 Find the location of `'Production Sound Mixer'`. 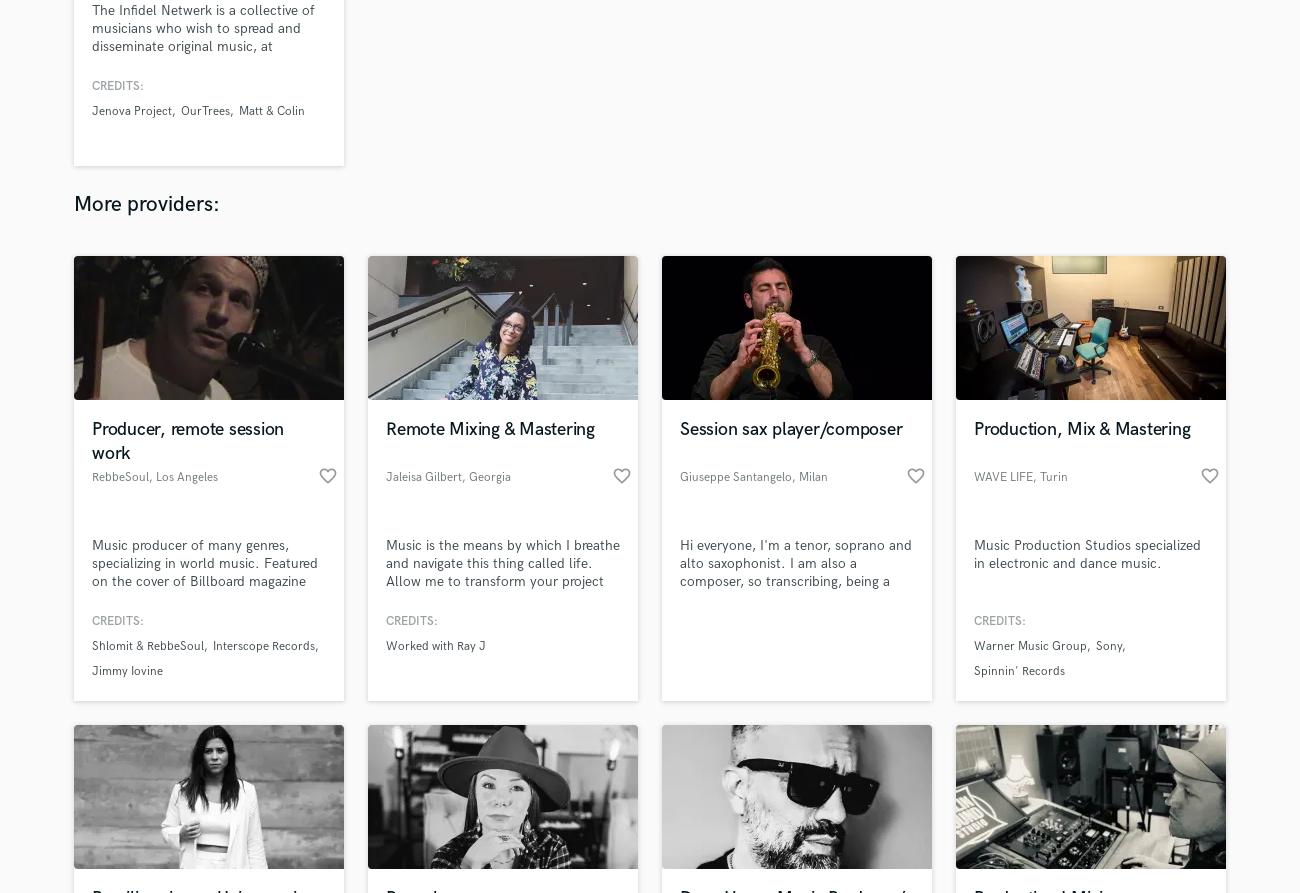

'Production Sound Mixer' is located at coordinates (579, 593).